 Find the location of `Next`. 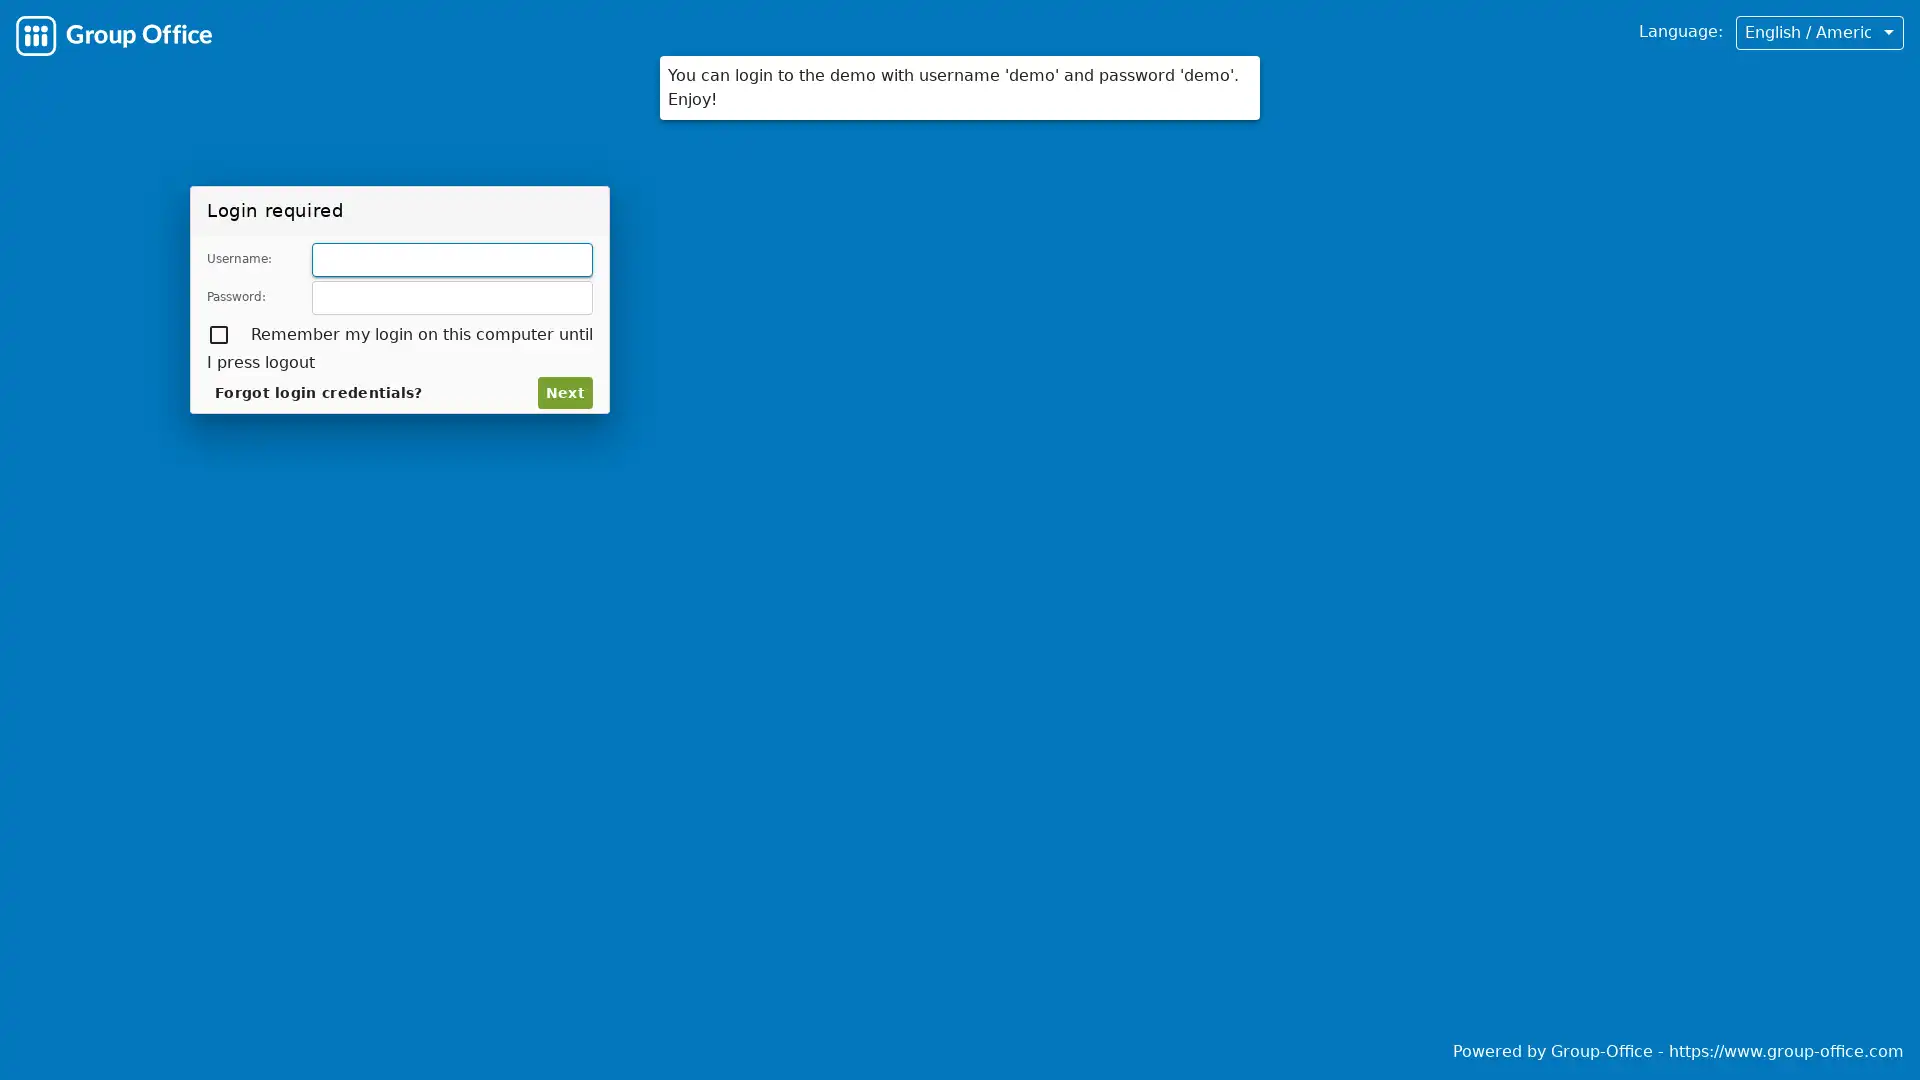

Next is located at coordinates (567, 392).